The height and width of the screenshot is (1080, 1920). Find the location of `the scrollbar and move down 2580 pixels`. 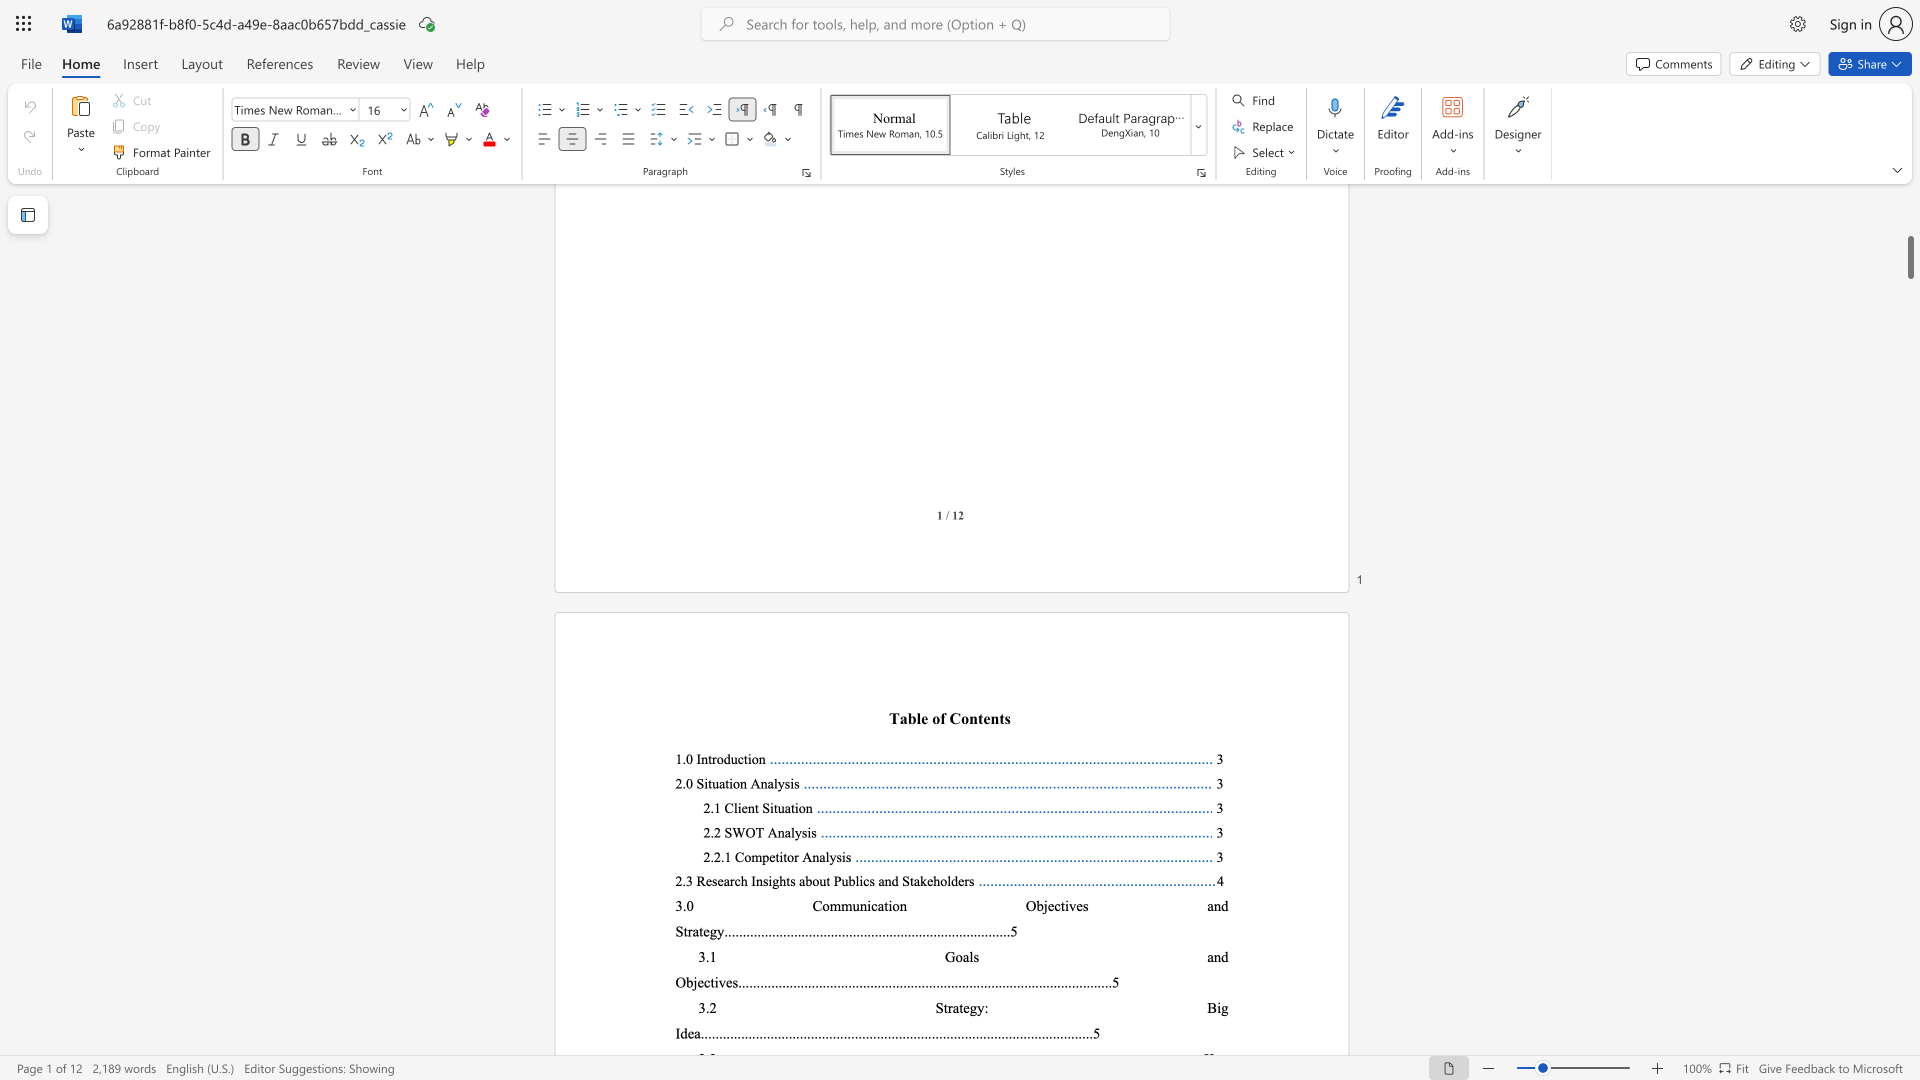

the scrollbar and move down 2580 pixels is located at coordinates (1909, 257).